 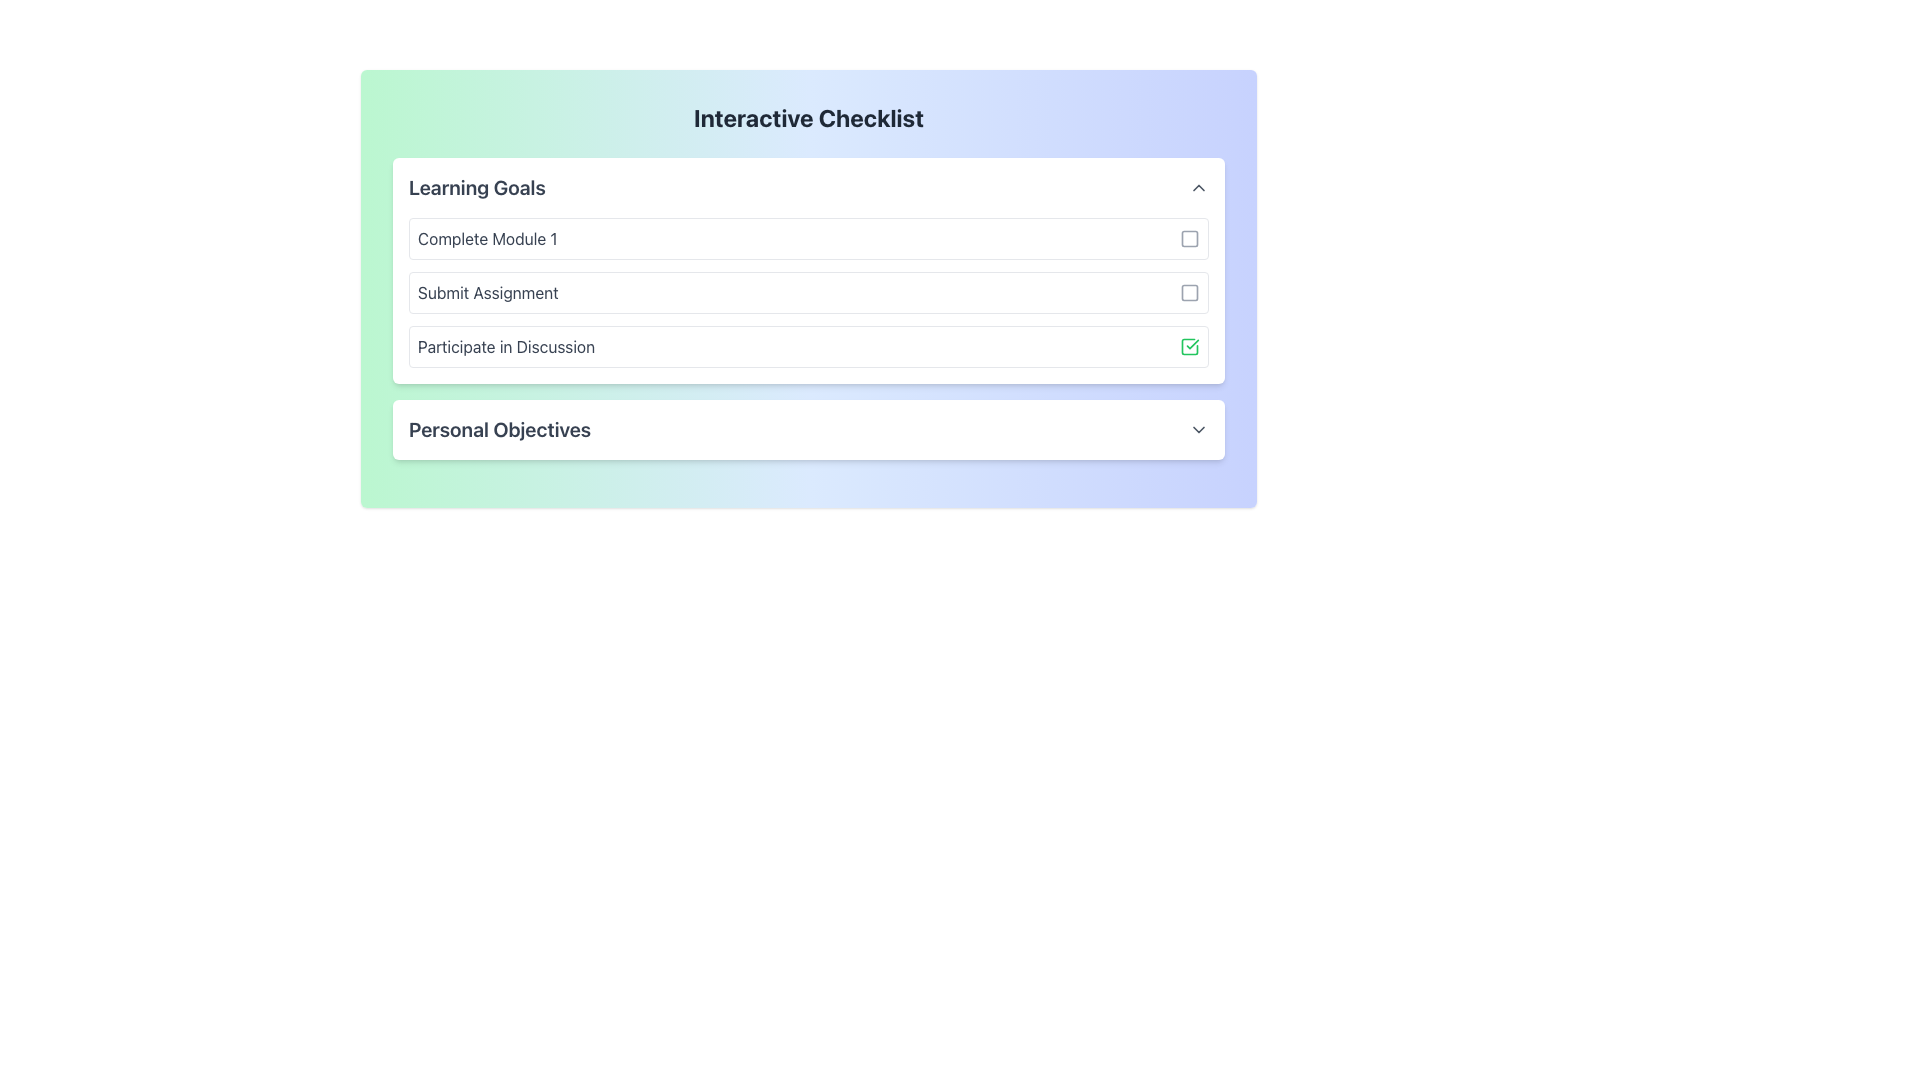 I want to click on the bold text label styled in dark gray that displays 'Learning Goals', located near the top-left corner of the section header, so click(x=476, y=188).